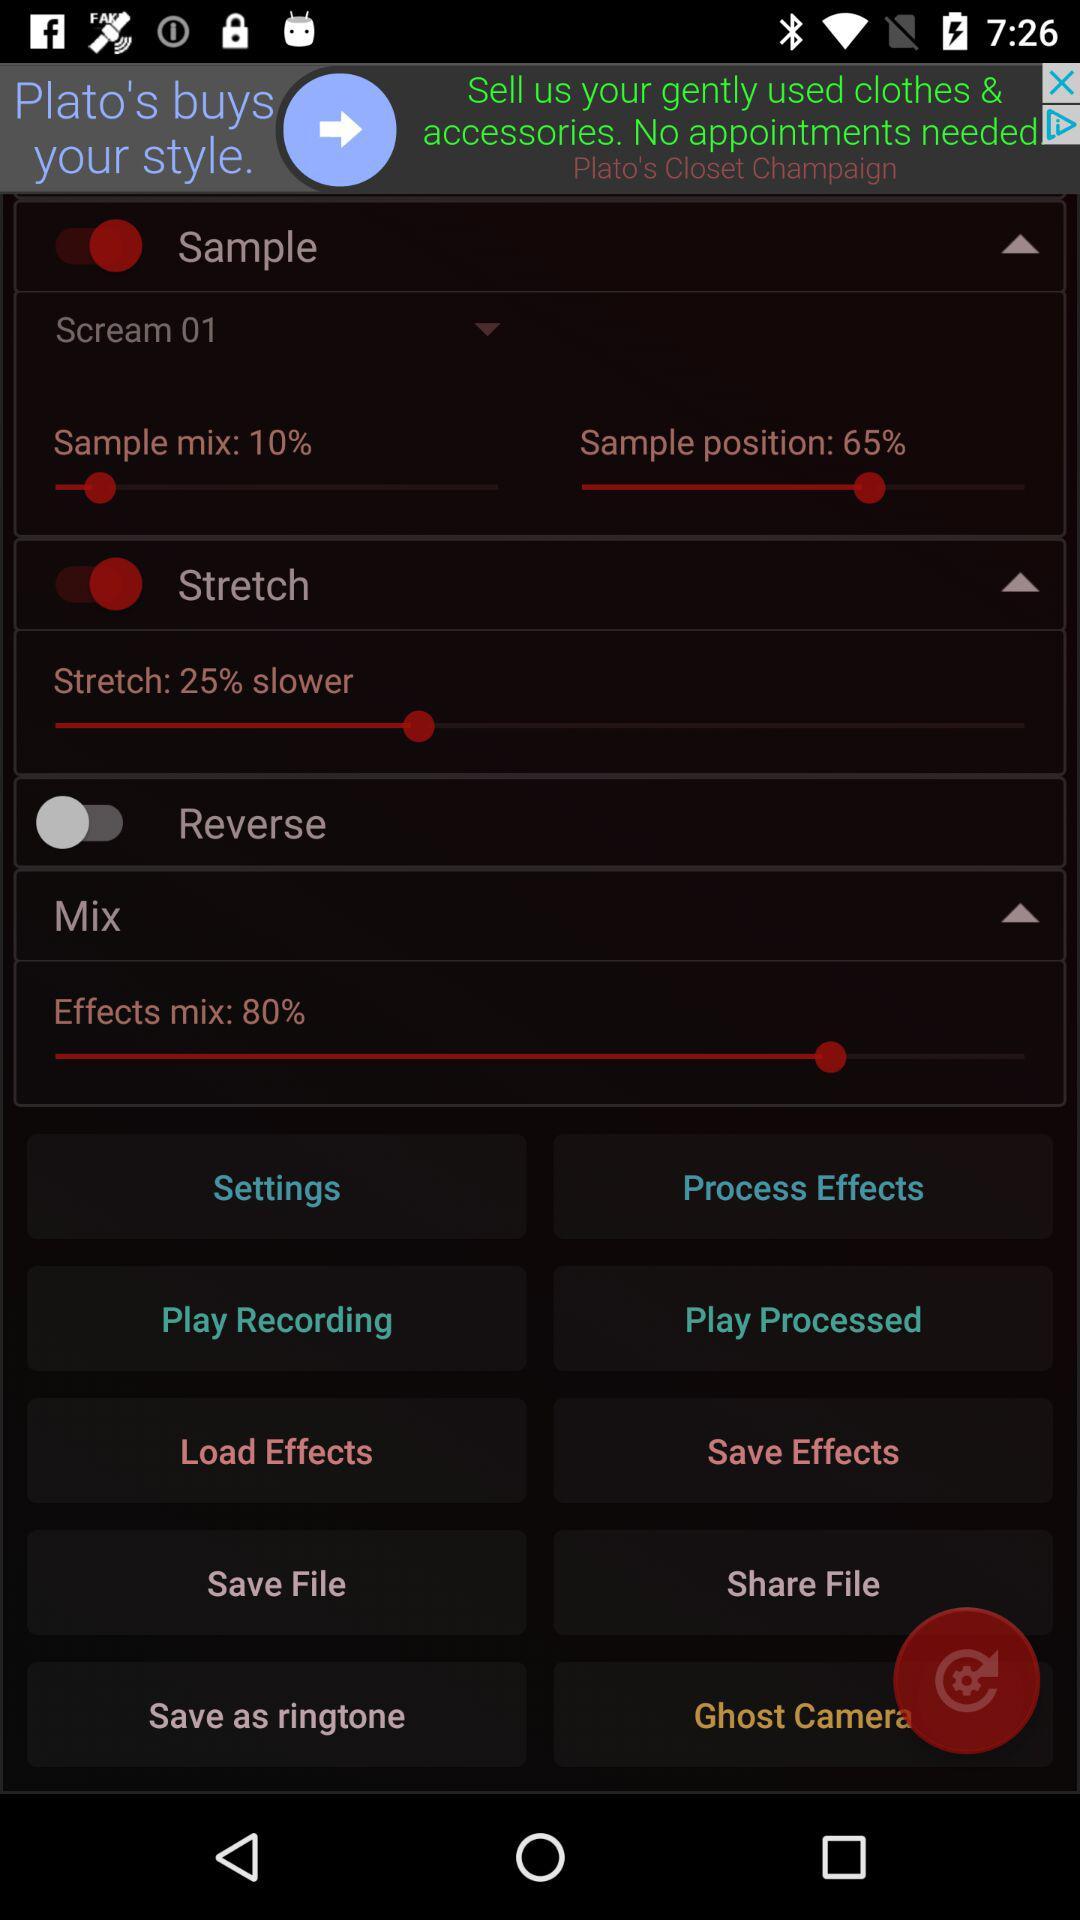 The height and width of the screenshot is (1920, 1080). Describe the element at coordinates (540, 127) in the screenshot. I see `visit advertisement` at that location.